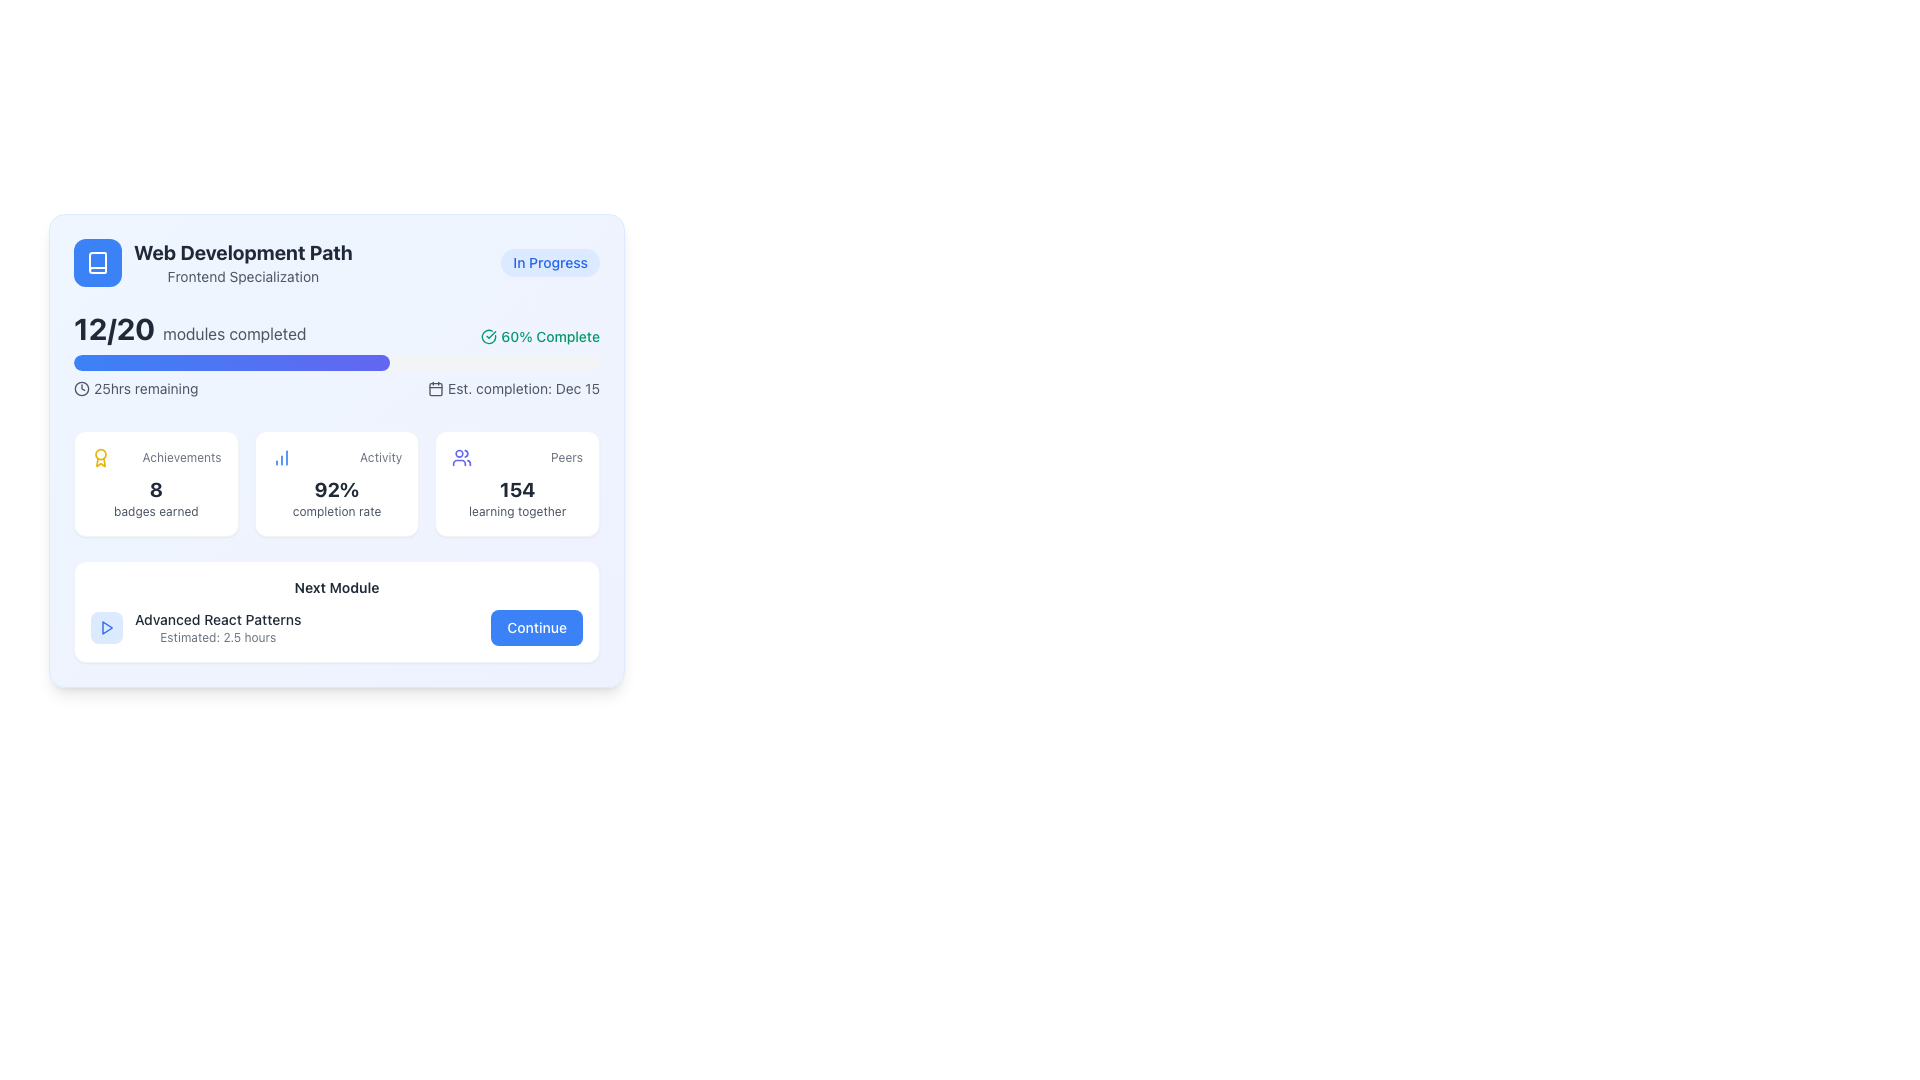 Image resolution: width=1920 pixels, height=1080 pixels. Describe the element at coordinates (80, 389) in the screenshot. I see `the icon that indicates a time-related aspect, positioned immediately to the left of the text '25hrs remaining'` at that location.